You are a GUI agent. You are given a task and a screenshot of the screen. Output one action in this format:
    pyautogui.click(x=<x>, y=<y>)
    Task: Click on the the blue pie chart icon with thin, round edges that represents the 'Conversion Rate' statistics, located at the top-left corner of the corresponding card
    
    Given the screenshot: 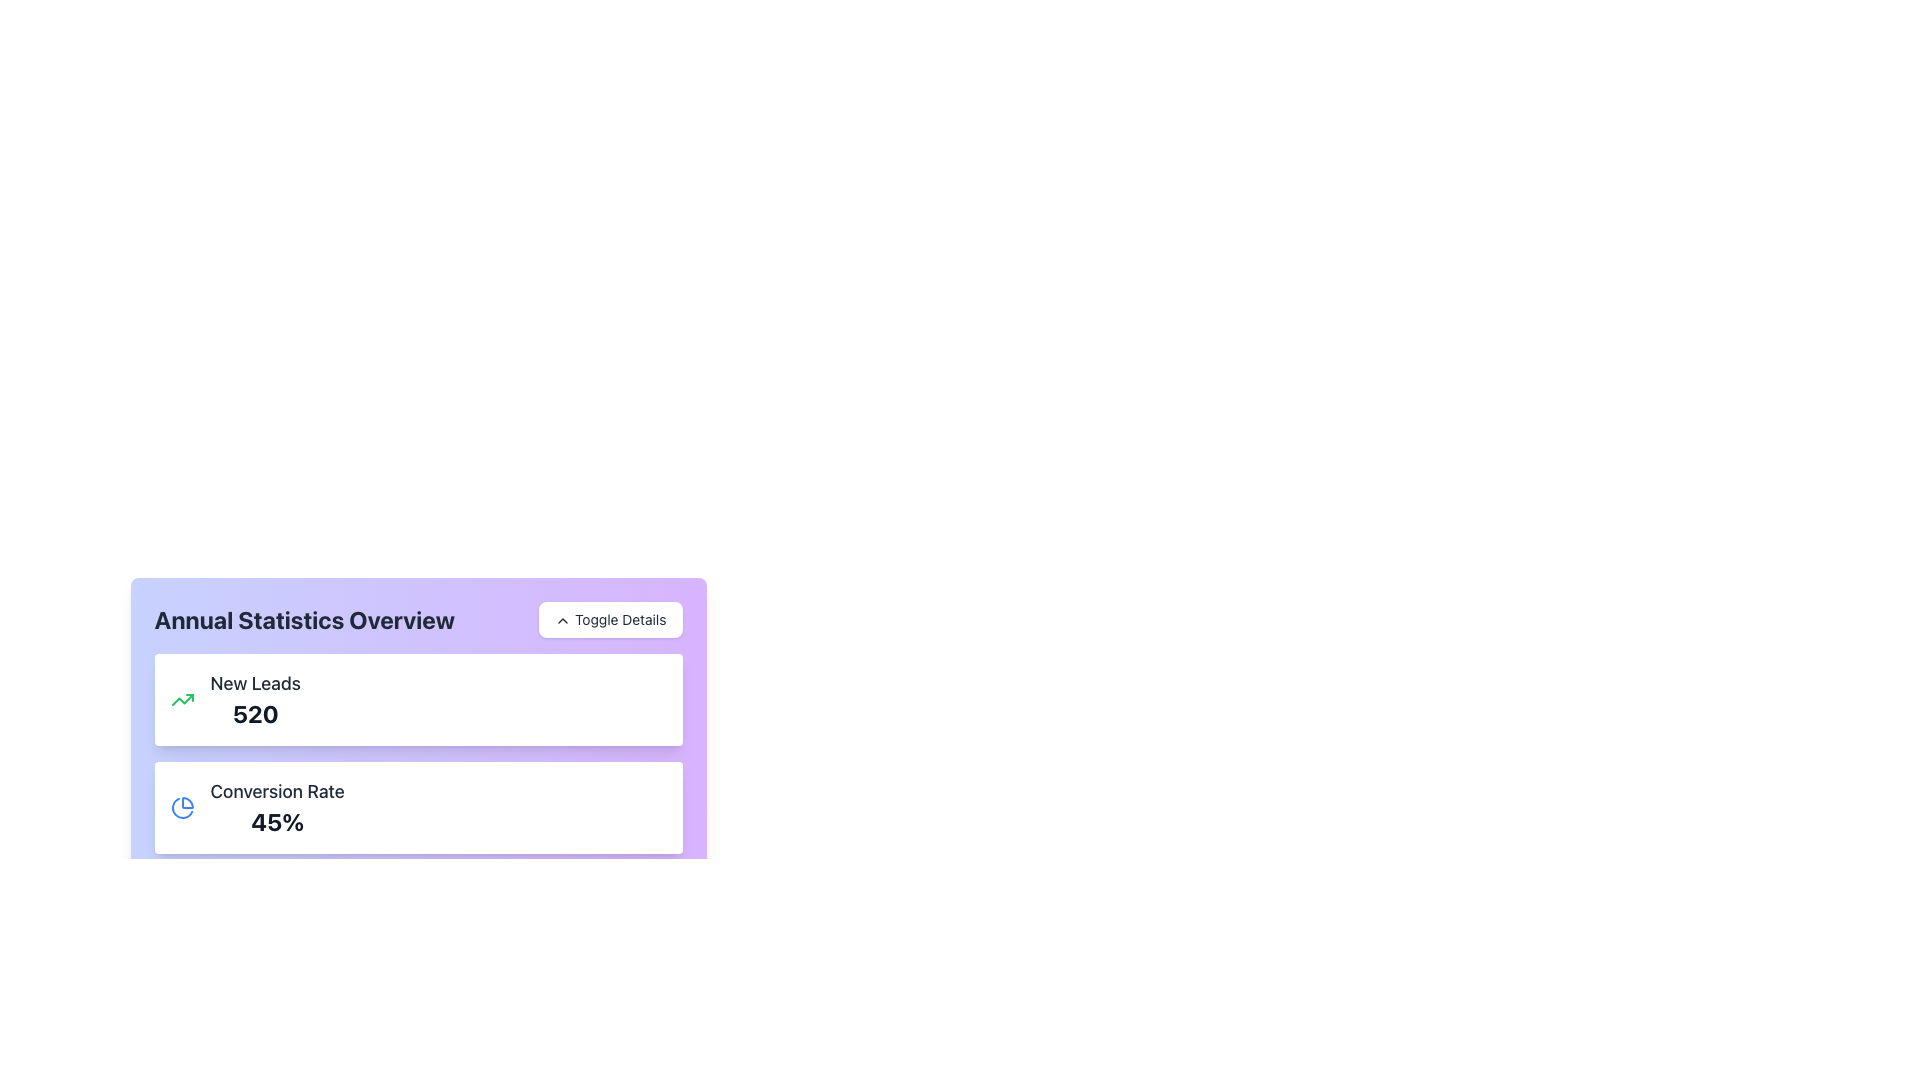 What is the action you would take?
    pyautogui.click(x=182, y=806)
    